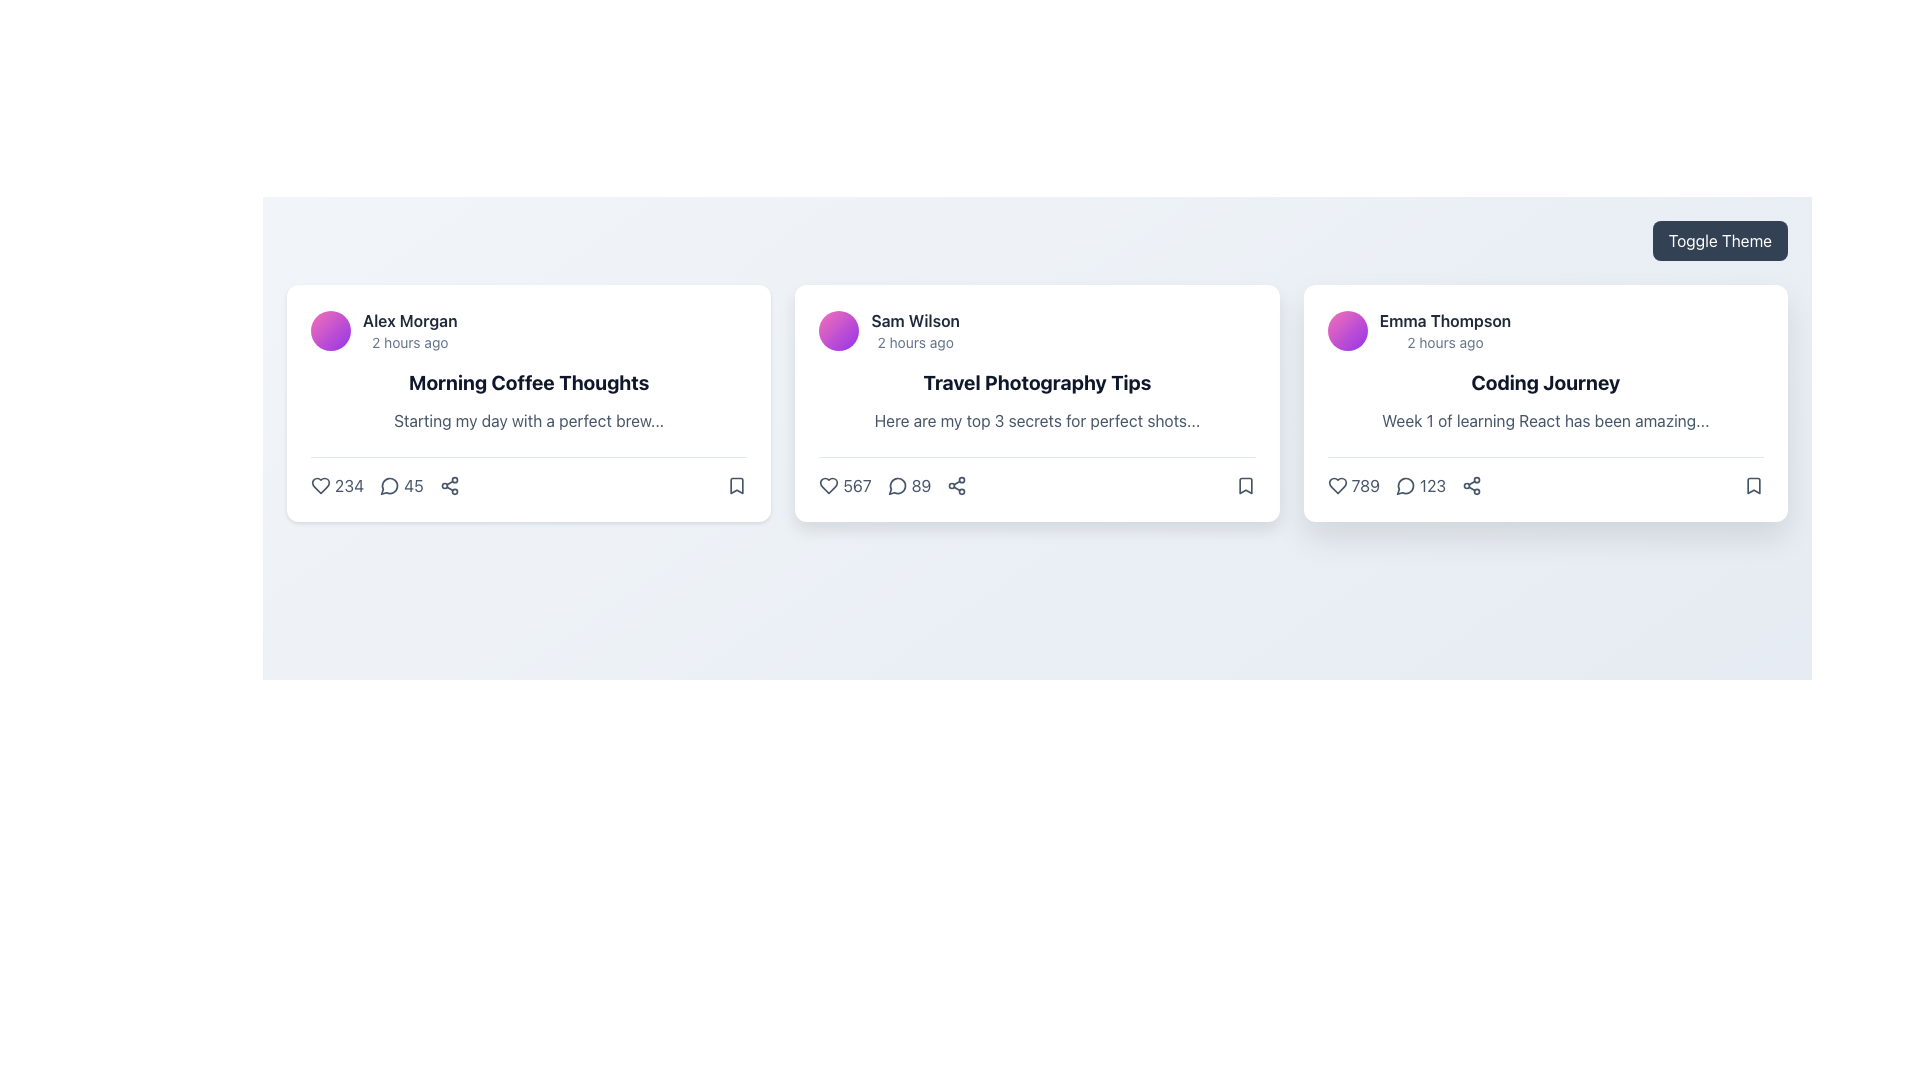 The image size is (1920, 1080). Describe the element at coordinates (1752, 486) in the screenshot. I see `the bookmark icon located in the bottom-right corner of the 'Coding Journey' card to bookmark or unbookmark the item` at that location.